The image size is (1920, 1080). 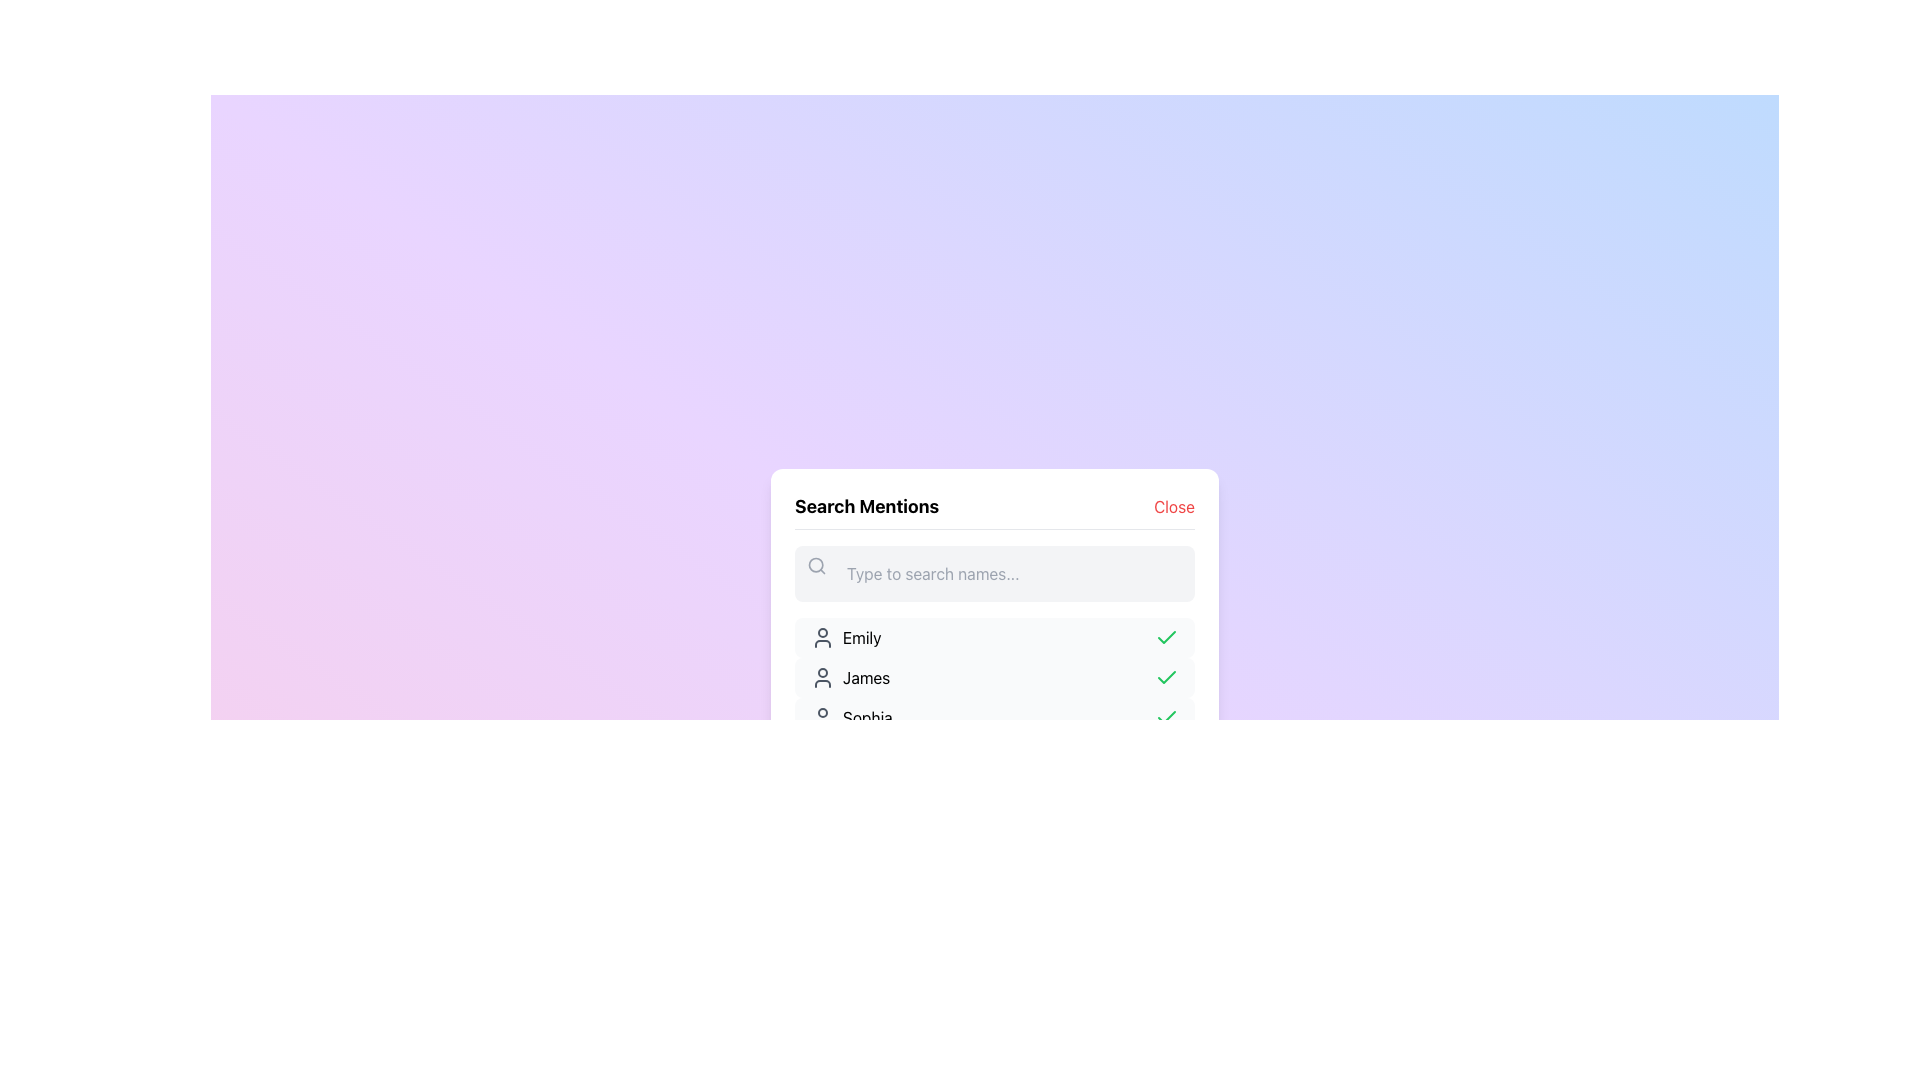 I want to click on the selectable list item displaying the name 'Emily', which is the first entry in the vertically arranged list below the search bar, so click(x=862, y=637).